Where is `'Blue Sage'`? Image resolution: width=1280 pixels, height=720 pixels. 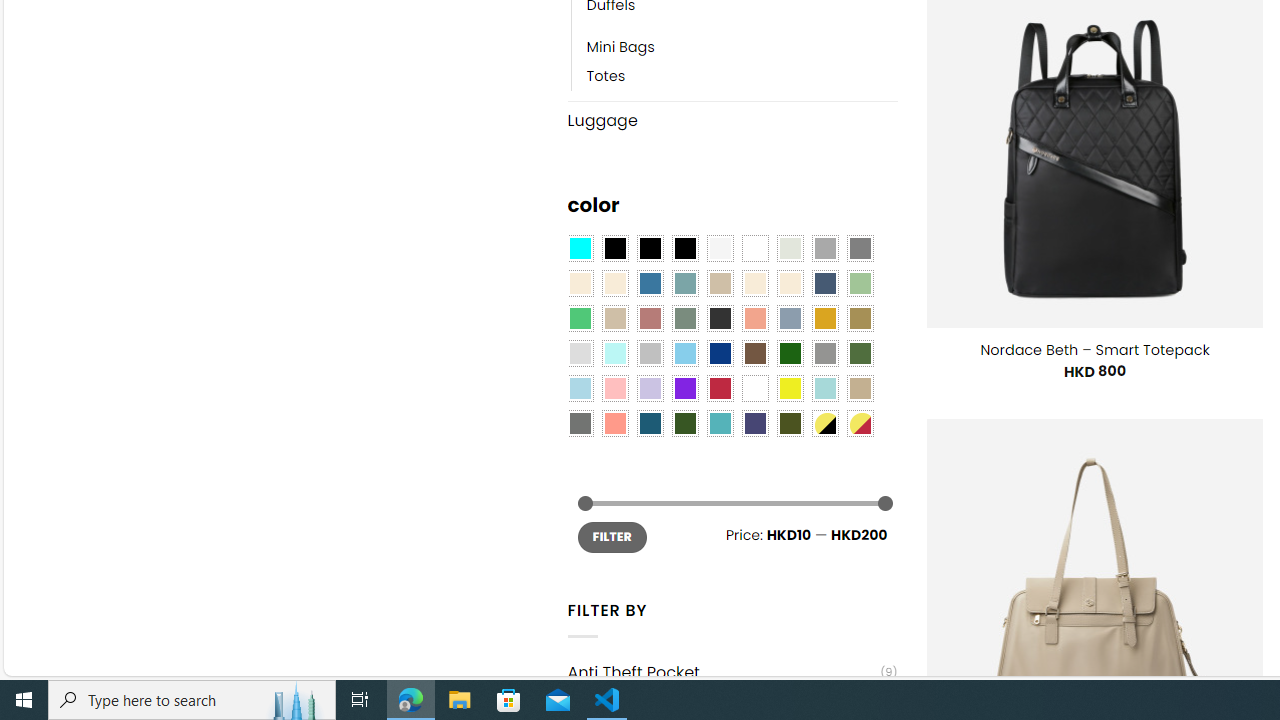 'Blue Sage' is located at coordinates (684, 283).